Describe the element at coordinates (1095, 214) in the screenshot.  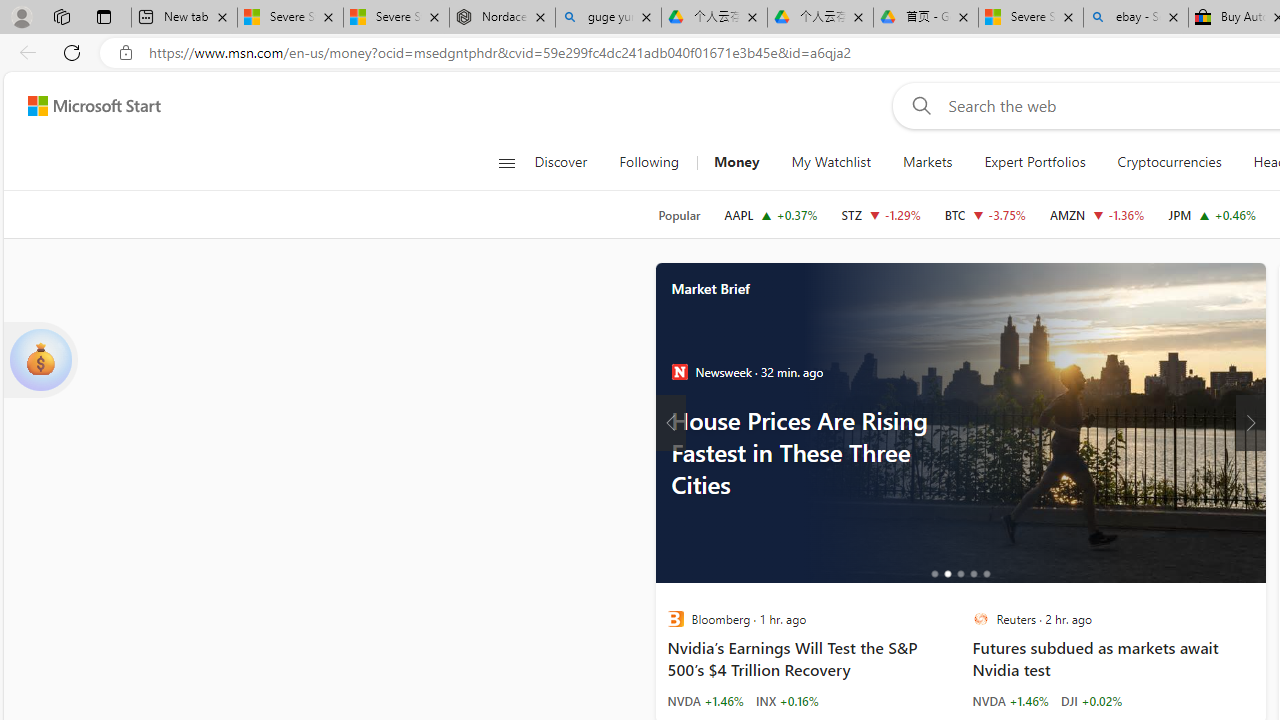
I see `'AMZN AMAZON.COM, INC. decrease 173.12 -2.38 -1.36%'` at that location.